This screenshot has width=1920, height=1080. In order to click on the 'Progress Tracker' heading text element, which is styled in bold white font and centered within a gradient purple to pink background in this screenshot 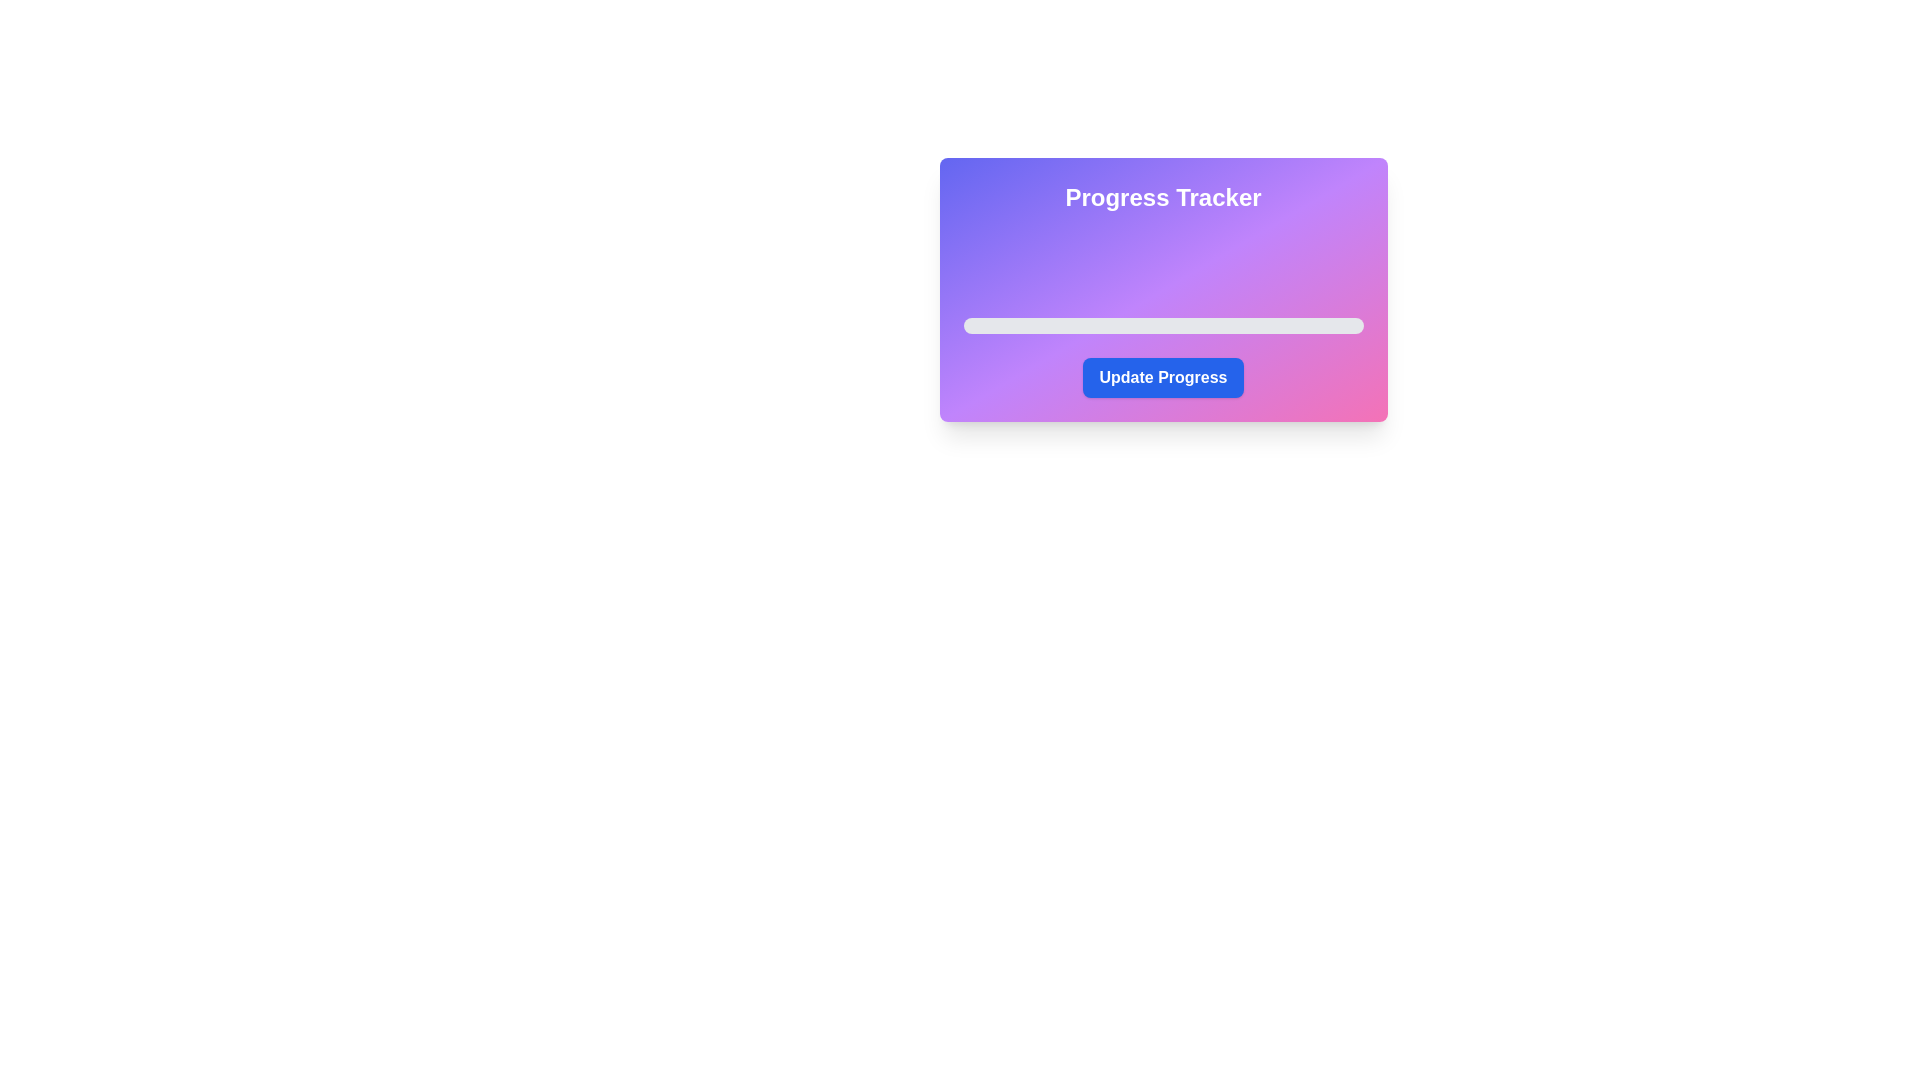, I will do `click(1163, 197)`.